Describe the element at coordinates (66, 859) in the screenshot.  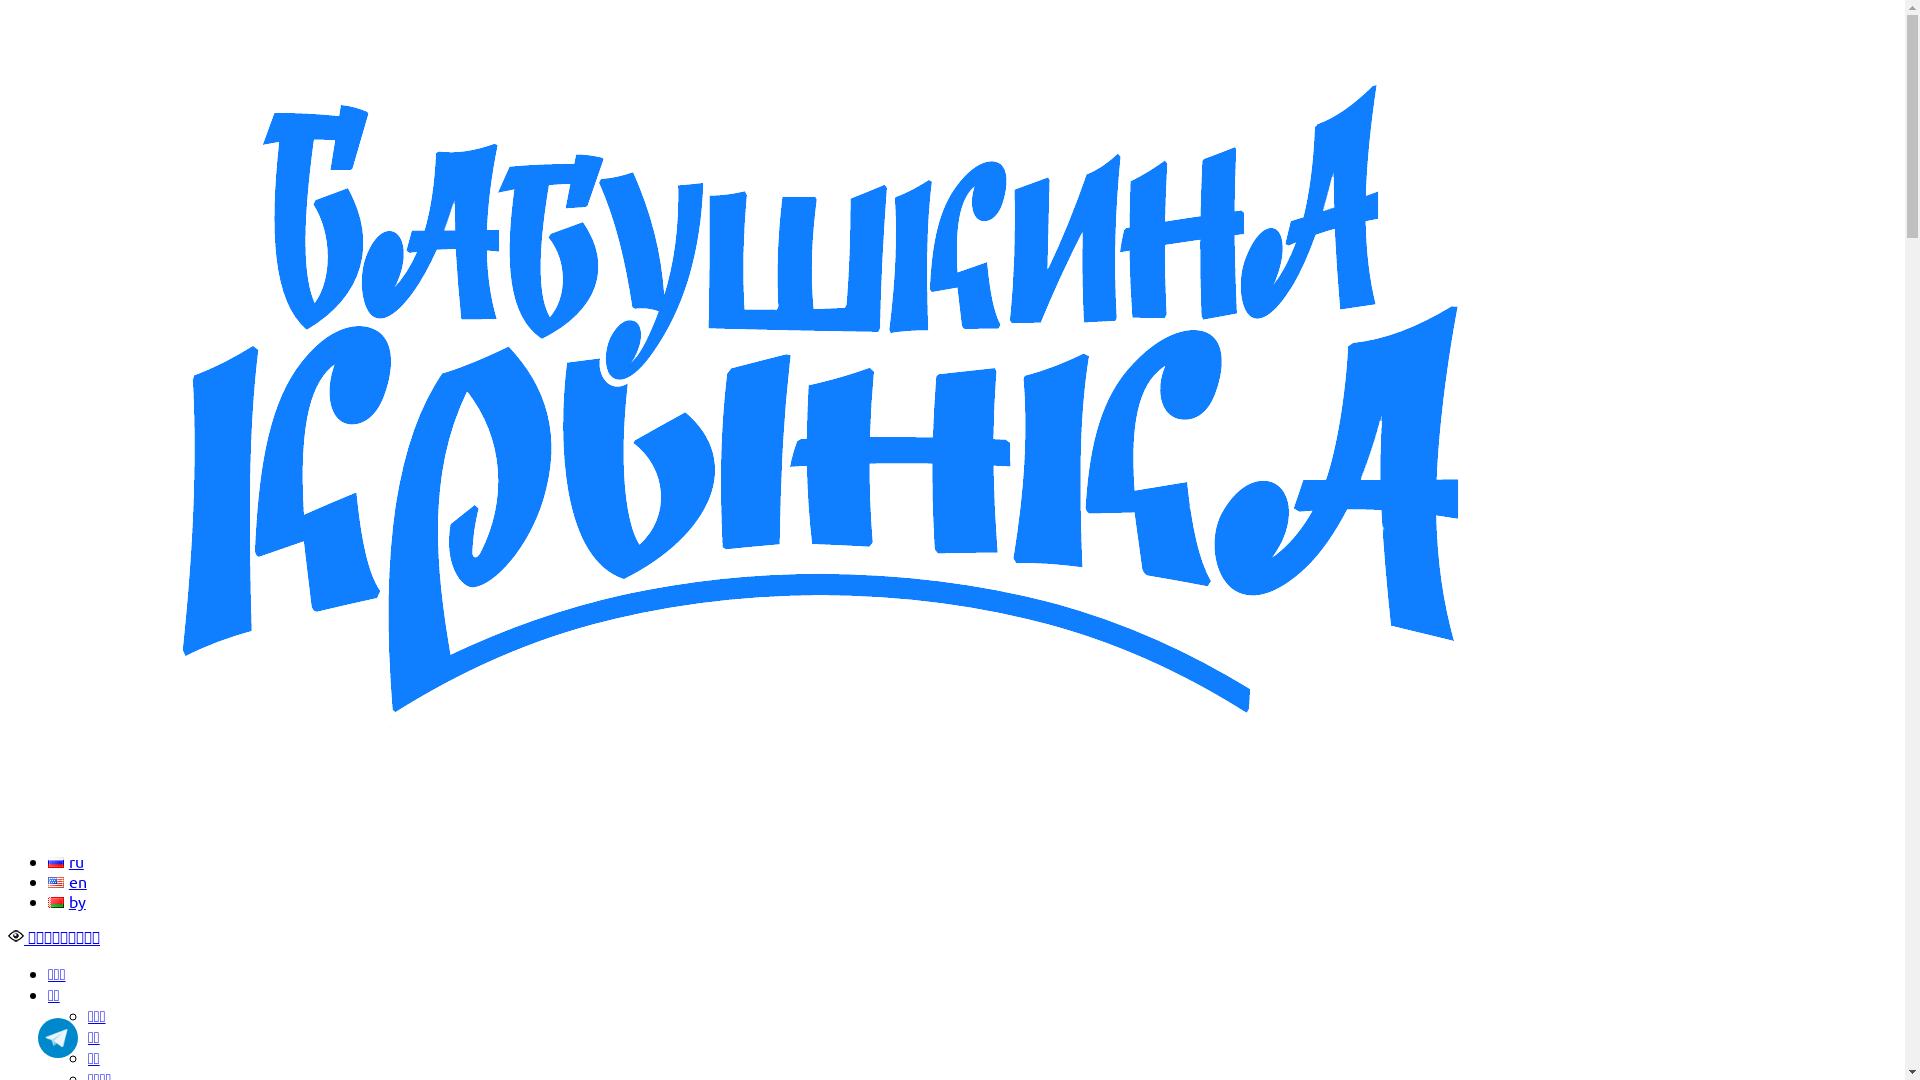
I see `'ru'` at that location.